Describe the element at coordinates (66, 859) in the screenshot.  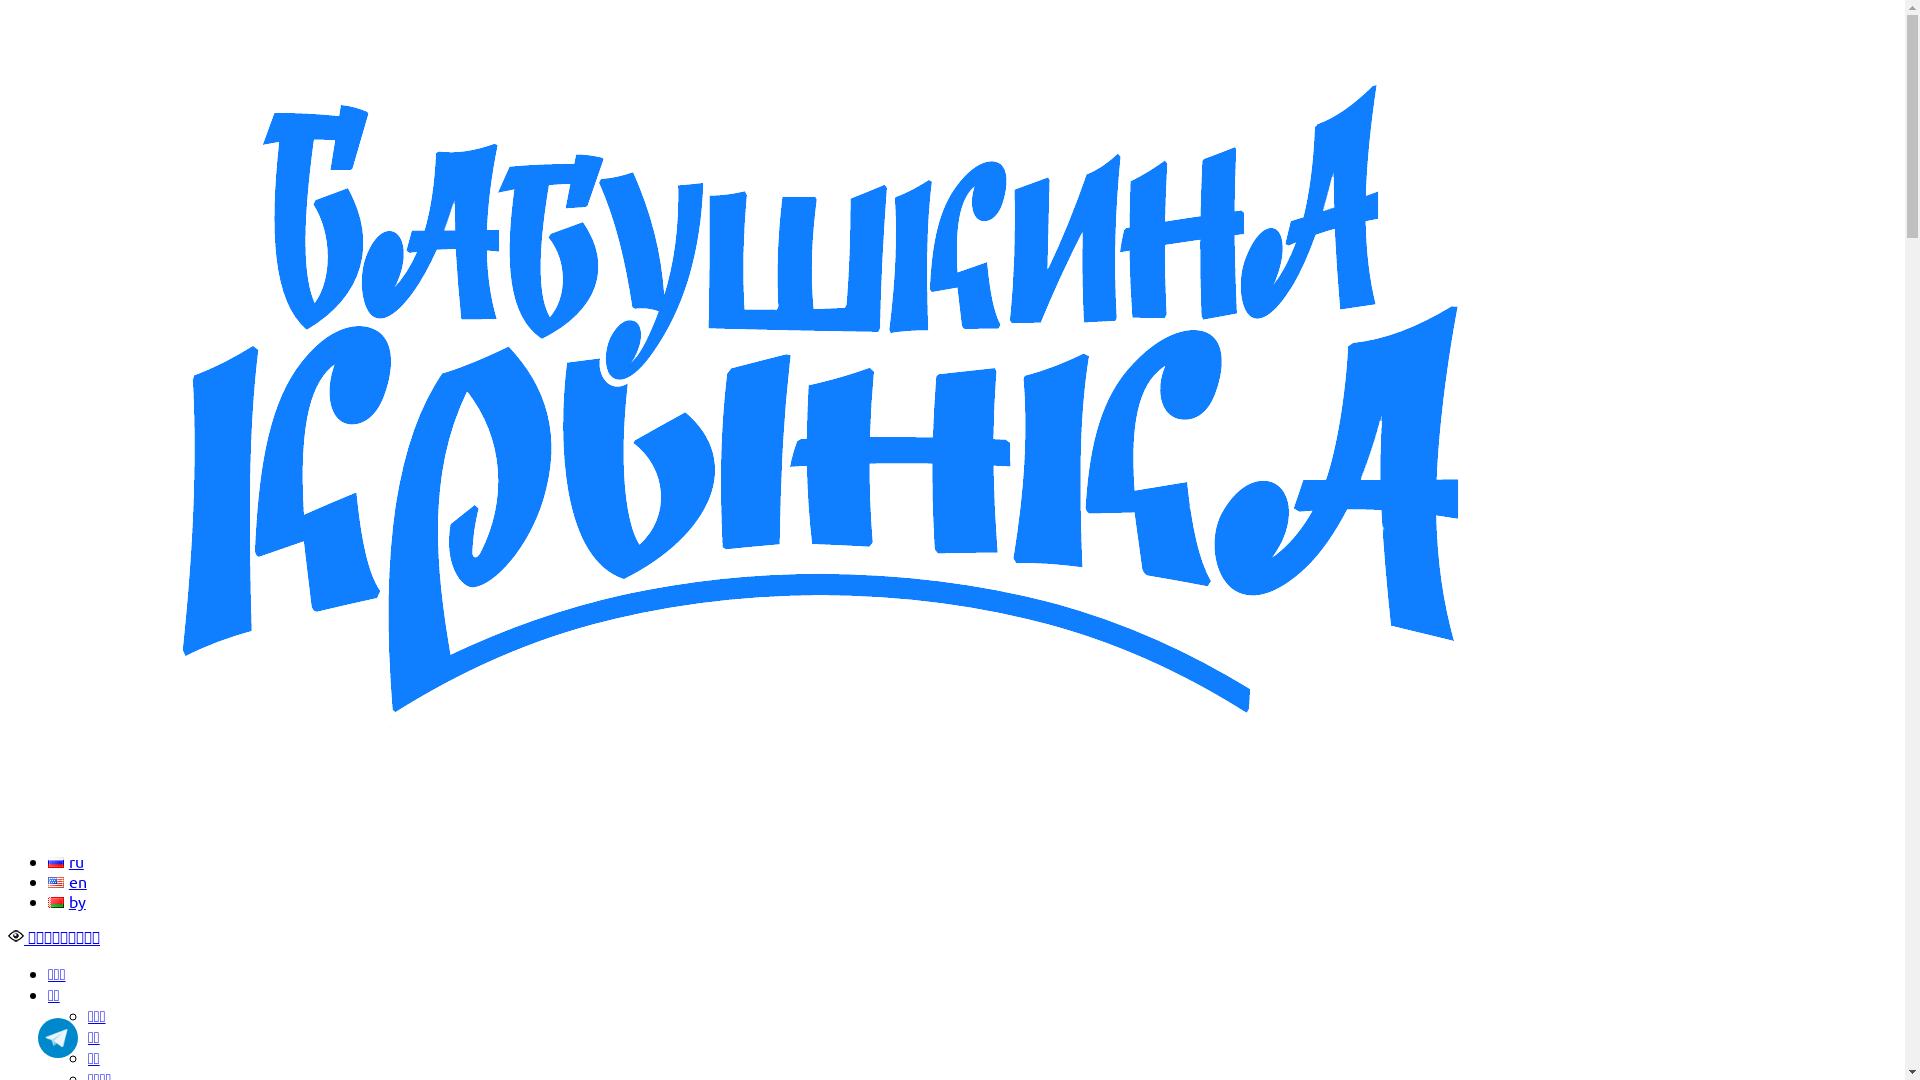
I see `'ru'` at that location.